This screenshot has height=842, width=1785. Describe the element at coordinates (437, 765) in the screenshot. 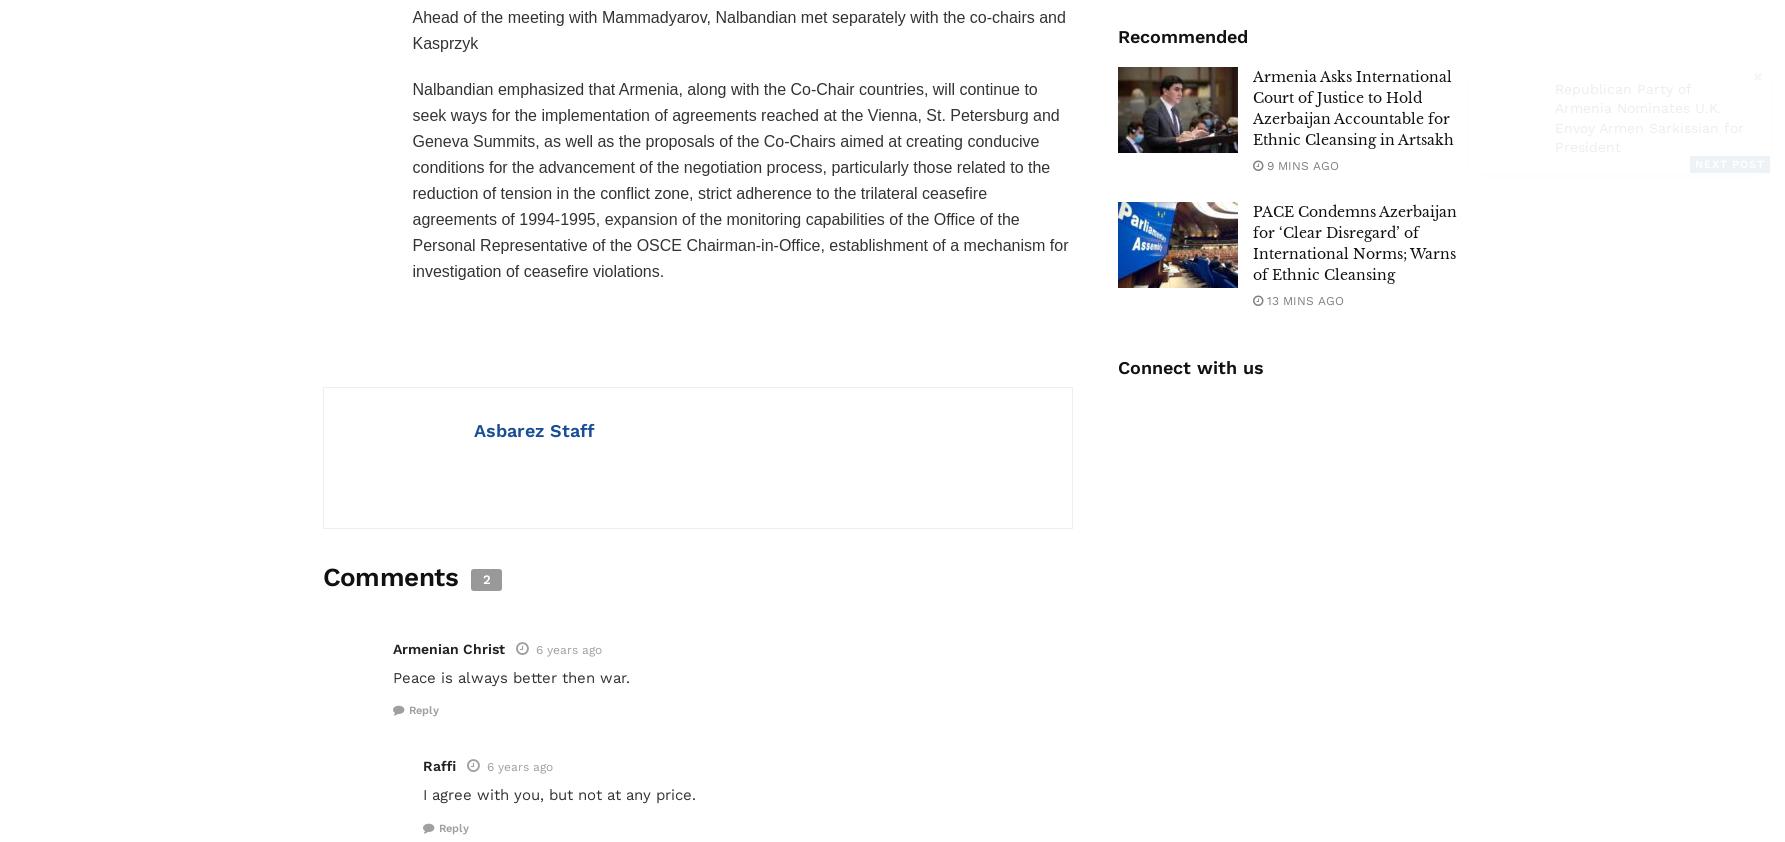

I see `'Raffi'` at that location.